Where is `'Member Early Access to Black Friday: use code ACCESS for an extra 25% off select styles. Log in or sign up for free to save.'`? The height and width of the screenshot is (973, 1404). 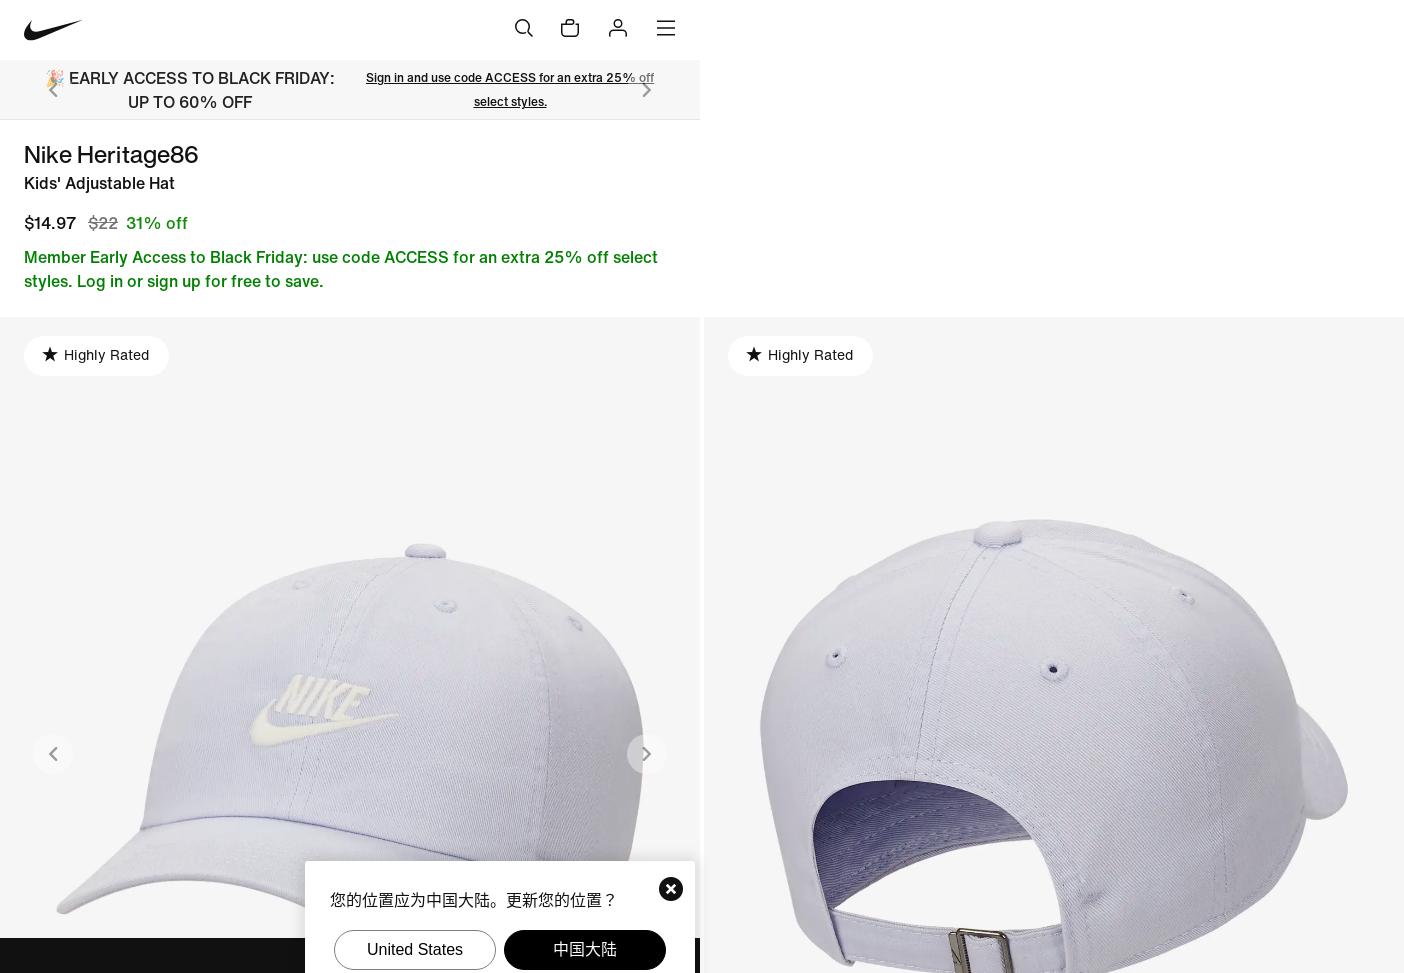
'Member Early Access to Black Friday: use code ACCESS for an extra 25% off select styles. Log in or sign up for free to save.' is located at coordinates (341, 266).